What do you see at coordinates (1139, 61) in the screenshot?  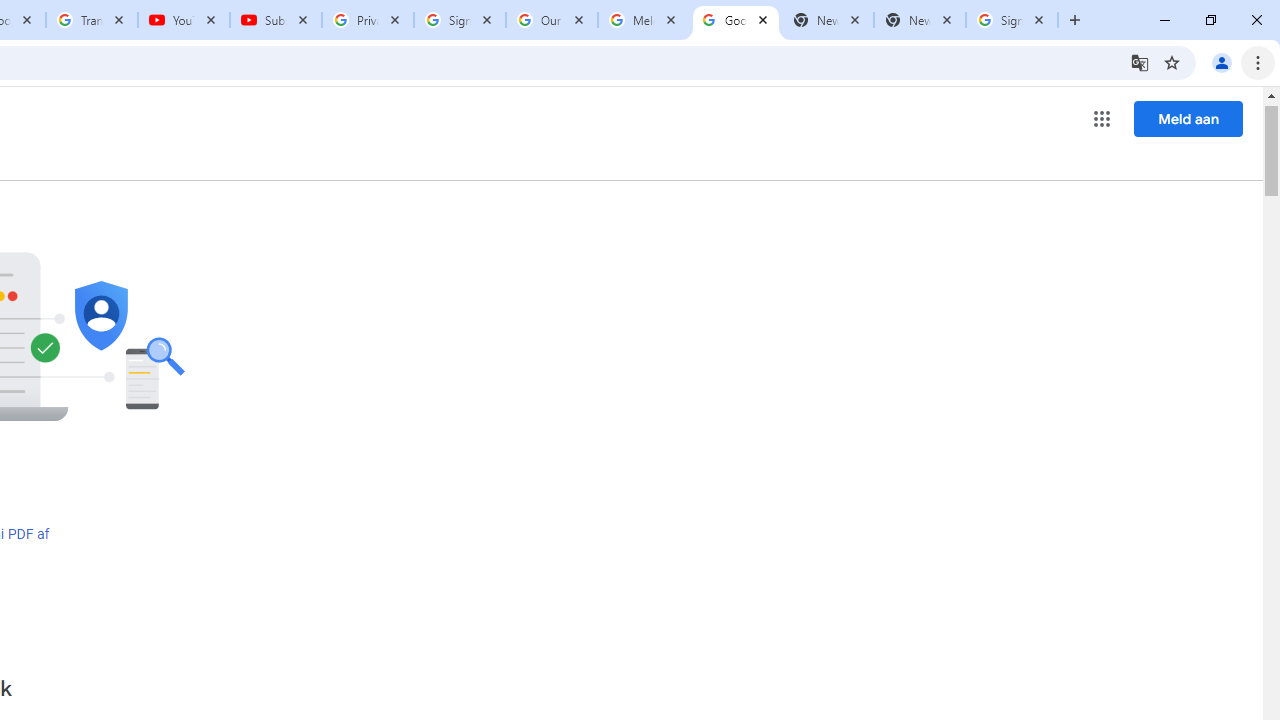 I see `'Translate this page'` at bounding box center [1139, 61].